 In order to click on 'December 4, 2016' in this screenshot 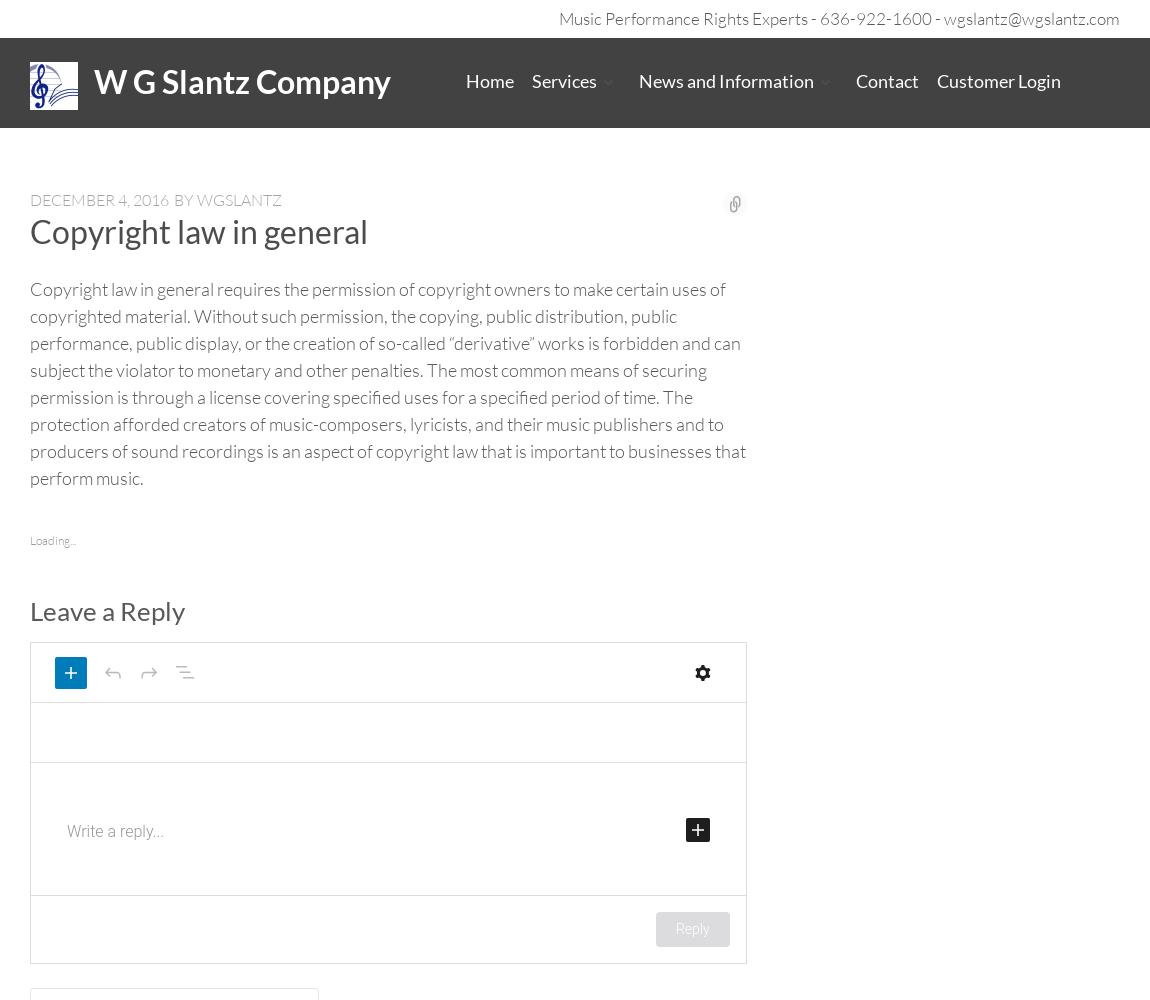, I will do `click(98, 198)`.